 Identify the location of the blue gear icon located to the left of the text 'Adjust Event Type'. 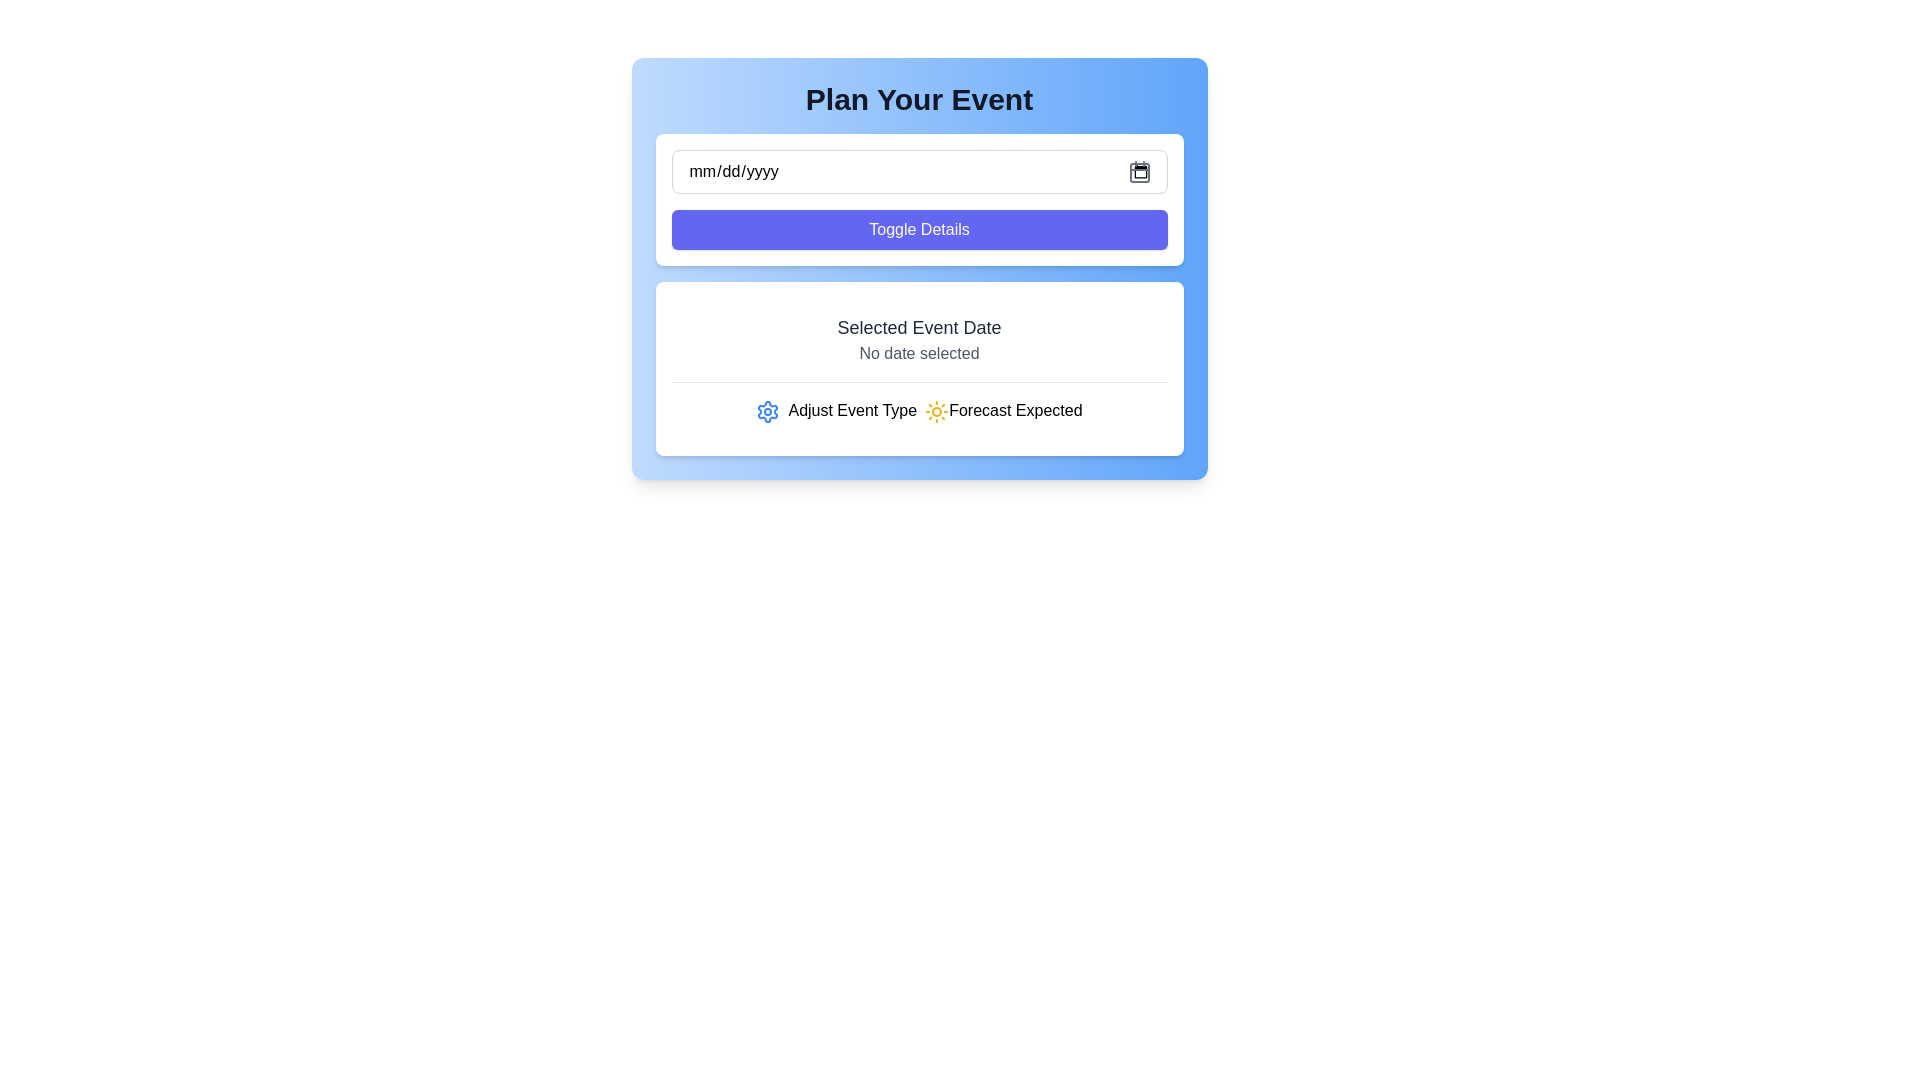
(767, 410).